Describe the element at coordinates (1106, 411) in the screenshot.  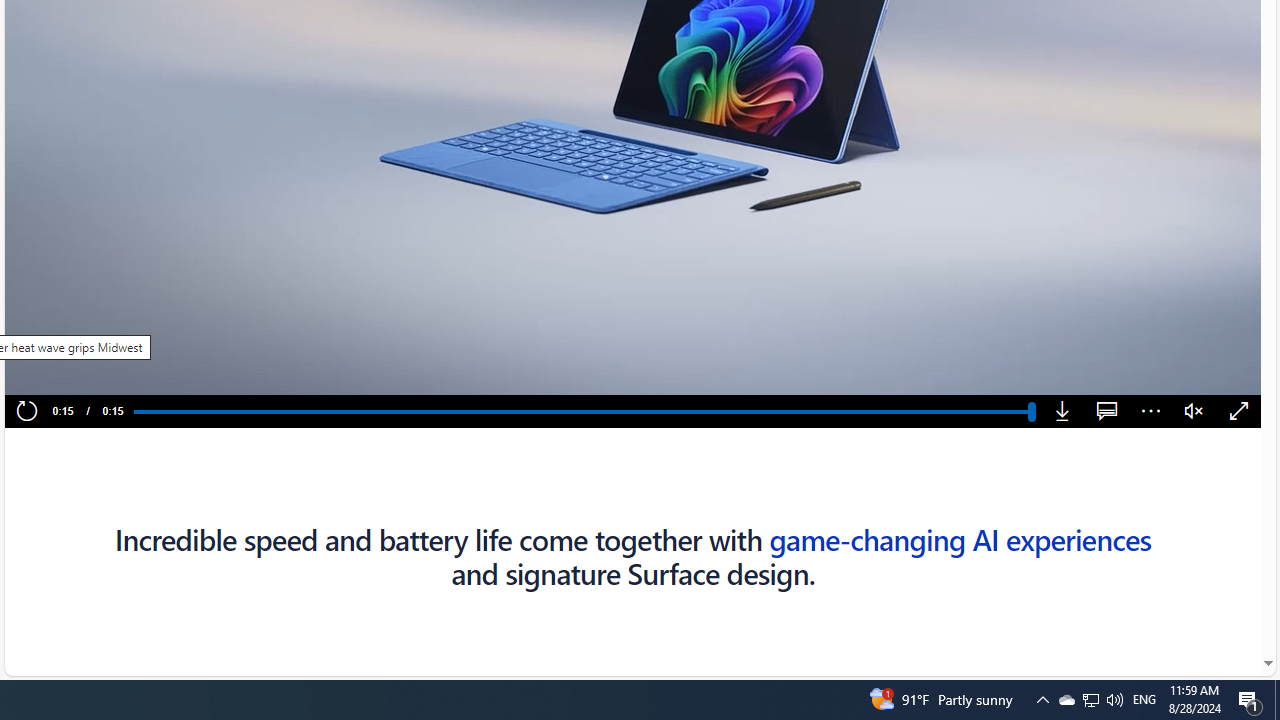
I see `'Captions'` at that location.